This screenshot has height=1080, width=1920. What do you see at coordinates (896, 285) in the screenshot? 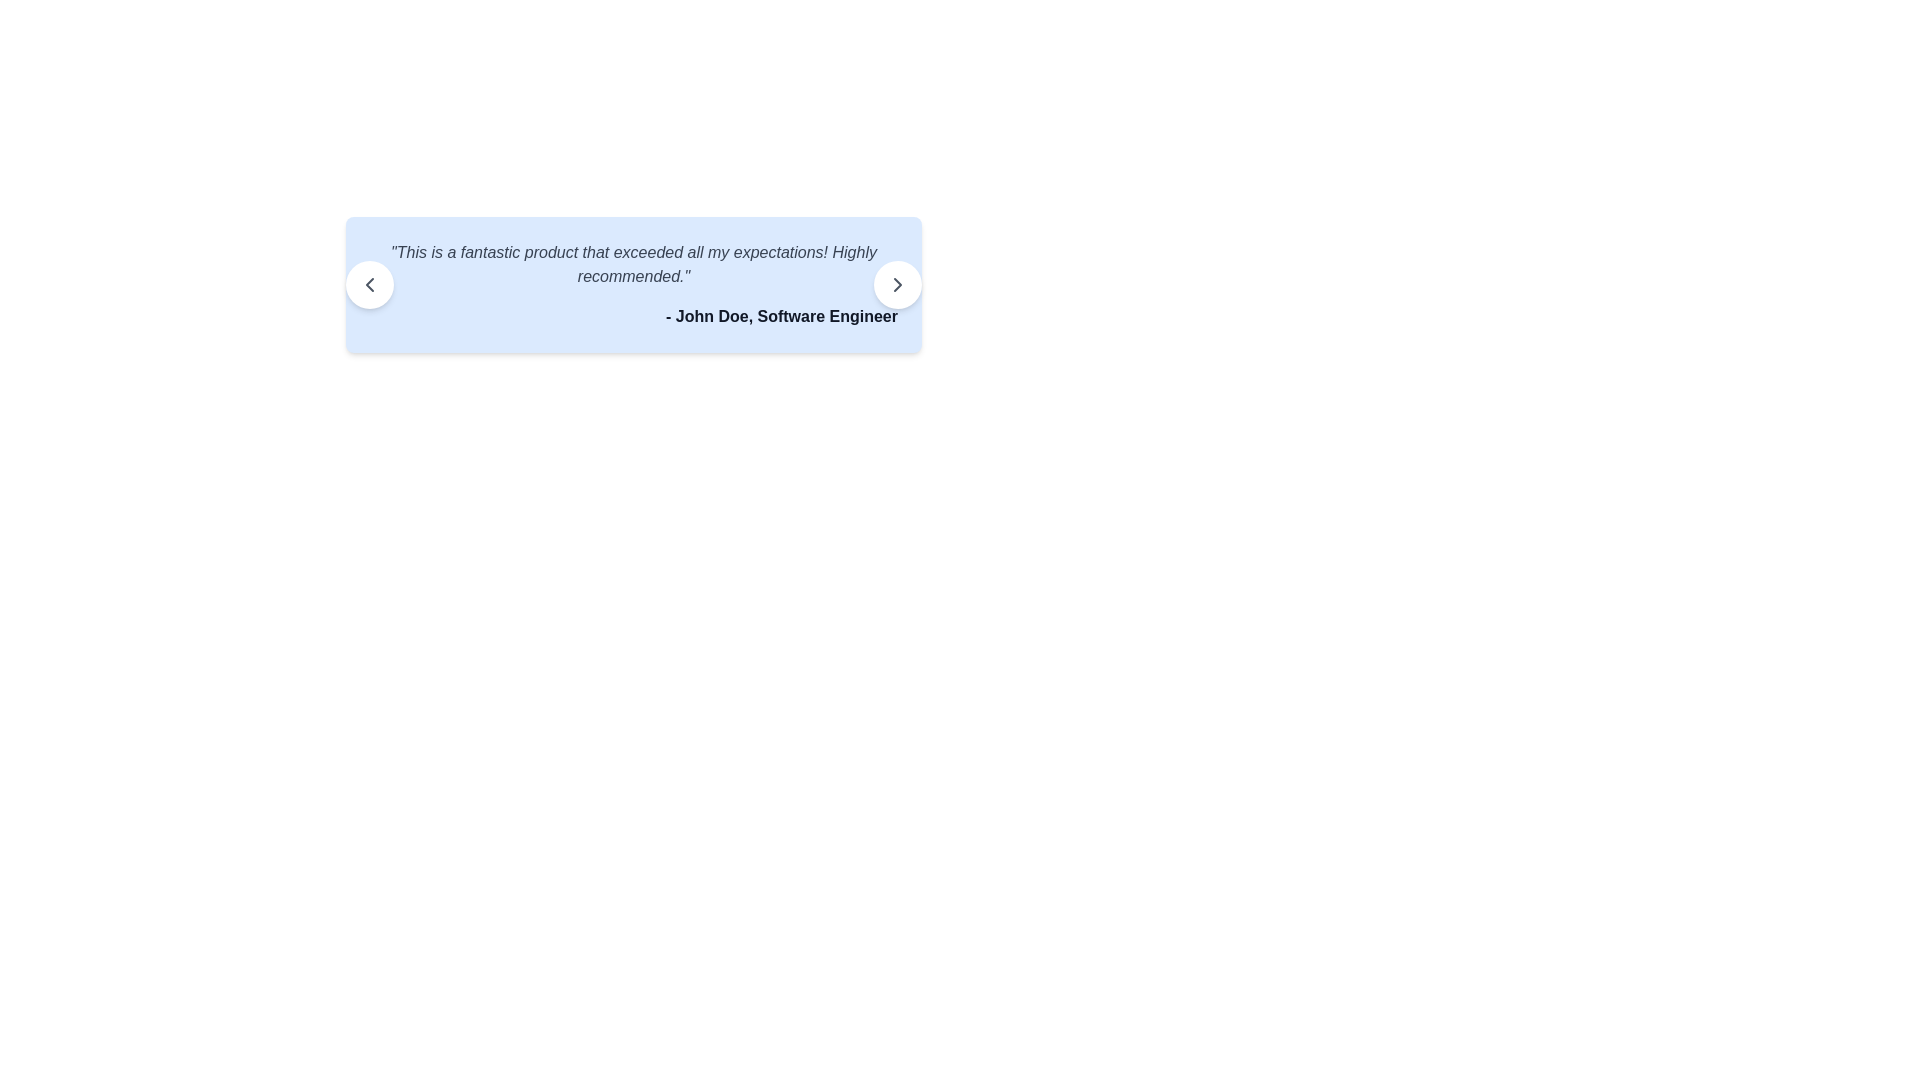
I see `the navigational chevron icon located at the far right end of the testimonial card for reordering` at bounding box center [896, 285].